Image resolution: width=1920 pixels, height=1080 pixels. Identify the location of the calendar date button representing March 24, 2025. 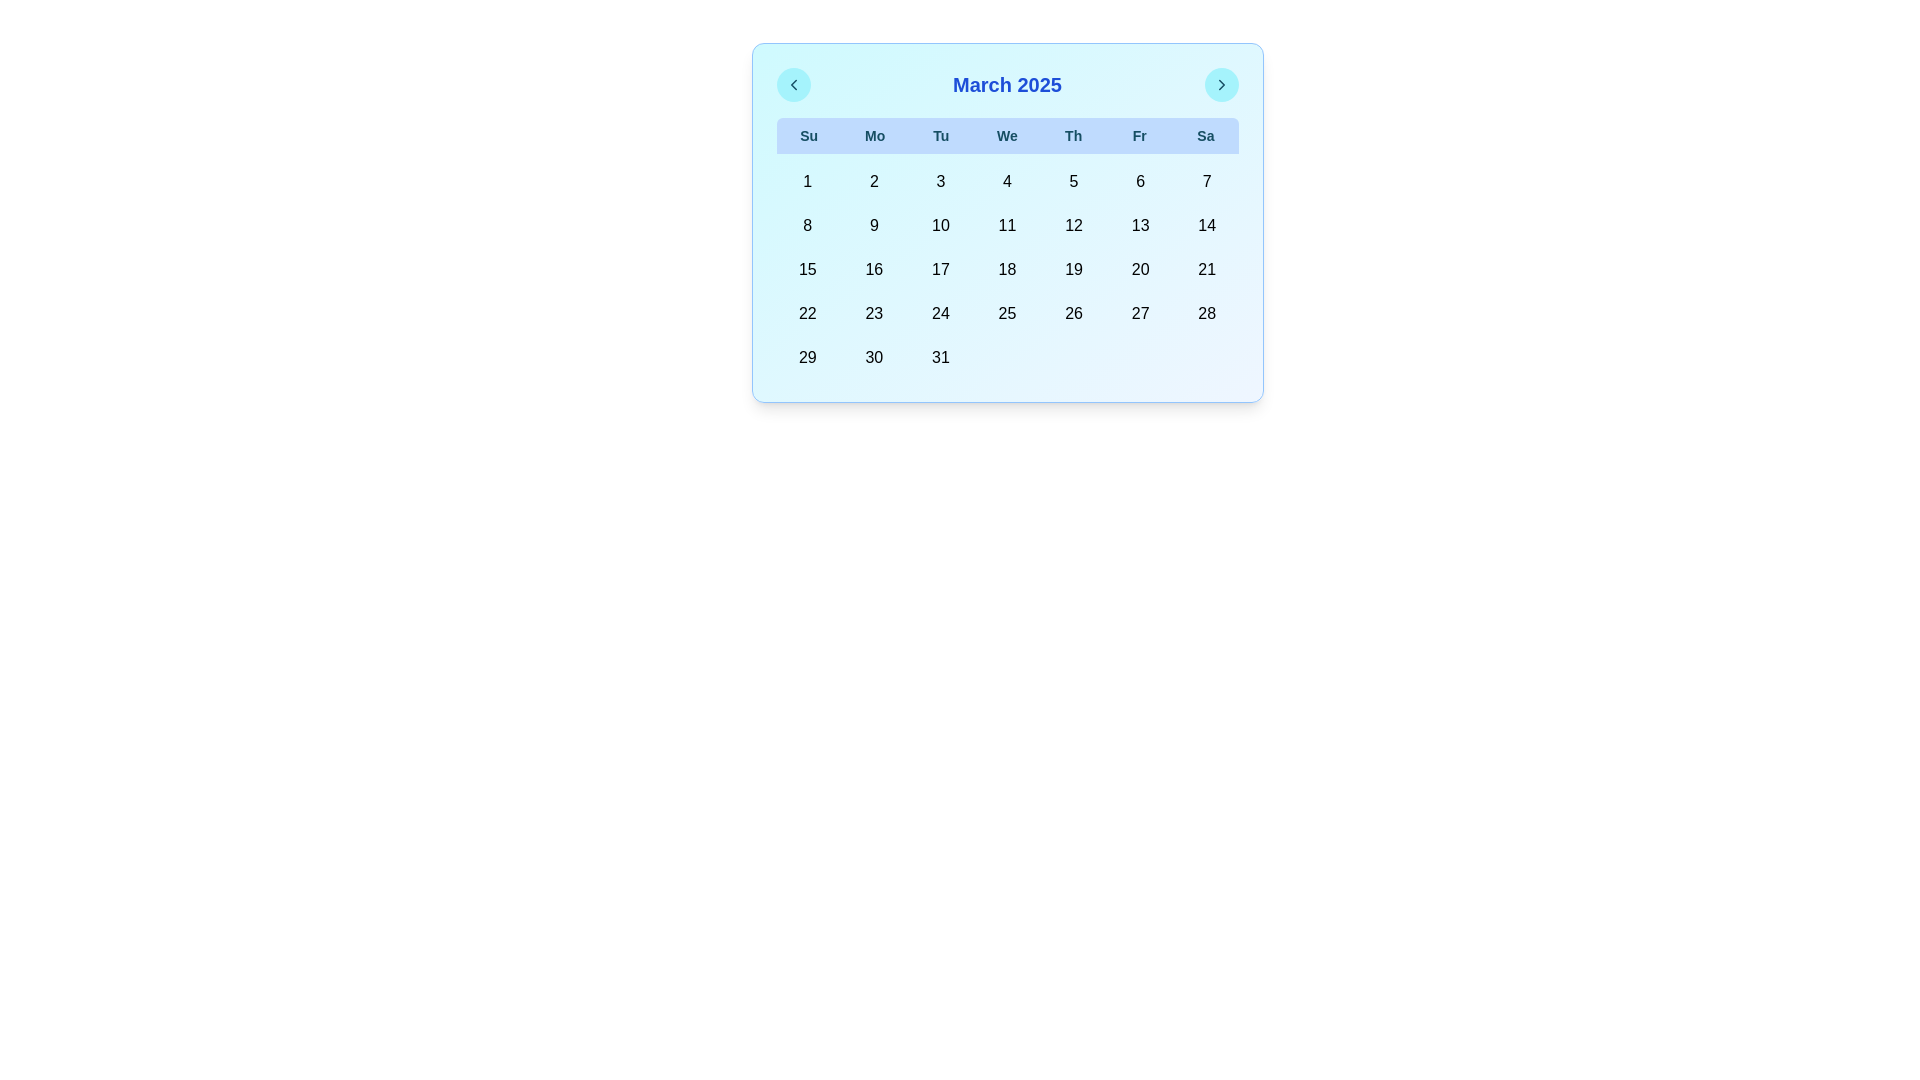
(939, 313).